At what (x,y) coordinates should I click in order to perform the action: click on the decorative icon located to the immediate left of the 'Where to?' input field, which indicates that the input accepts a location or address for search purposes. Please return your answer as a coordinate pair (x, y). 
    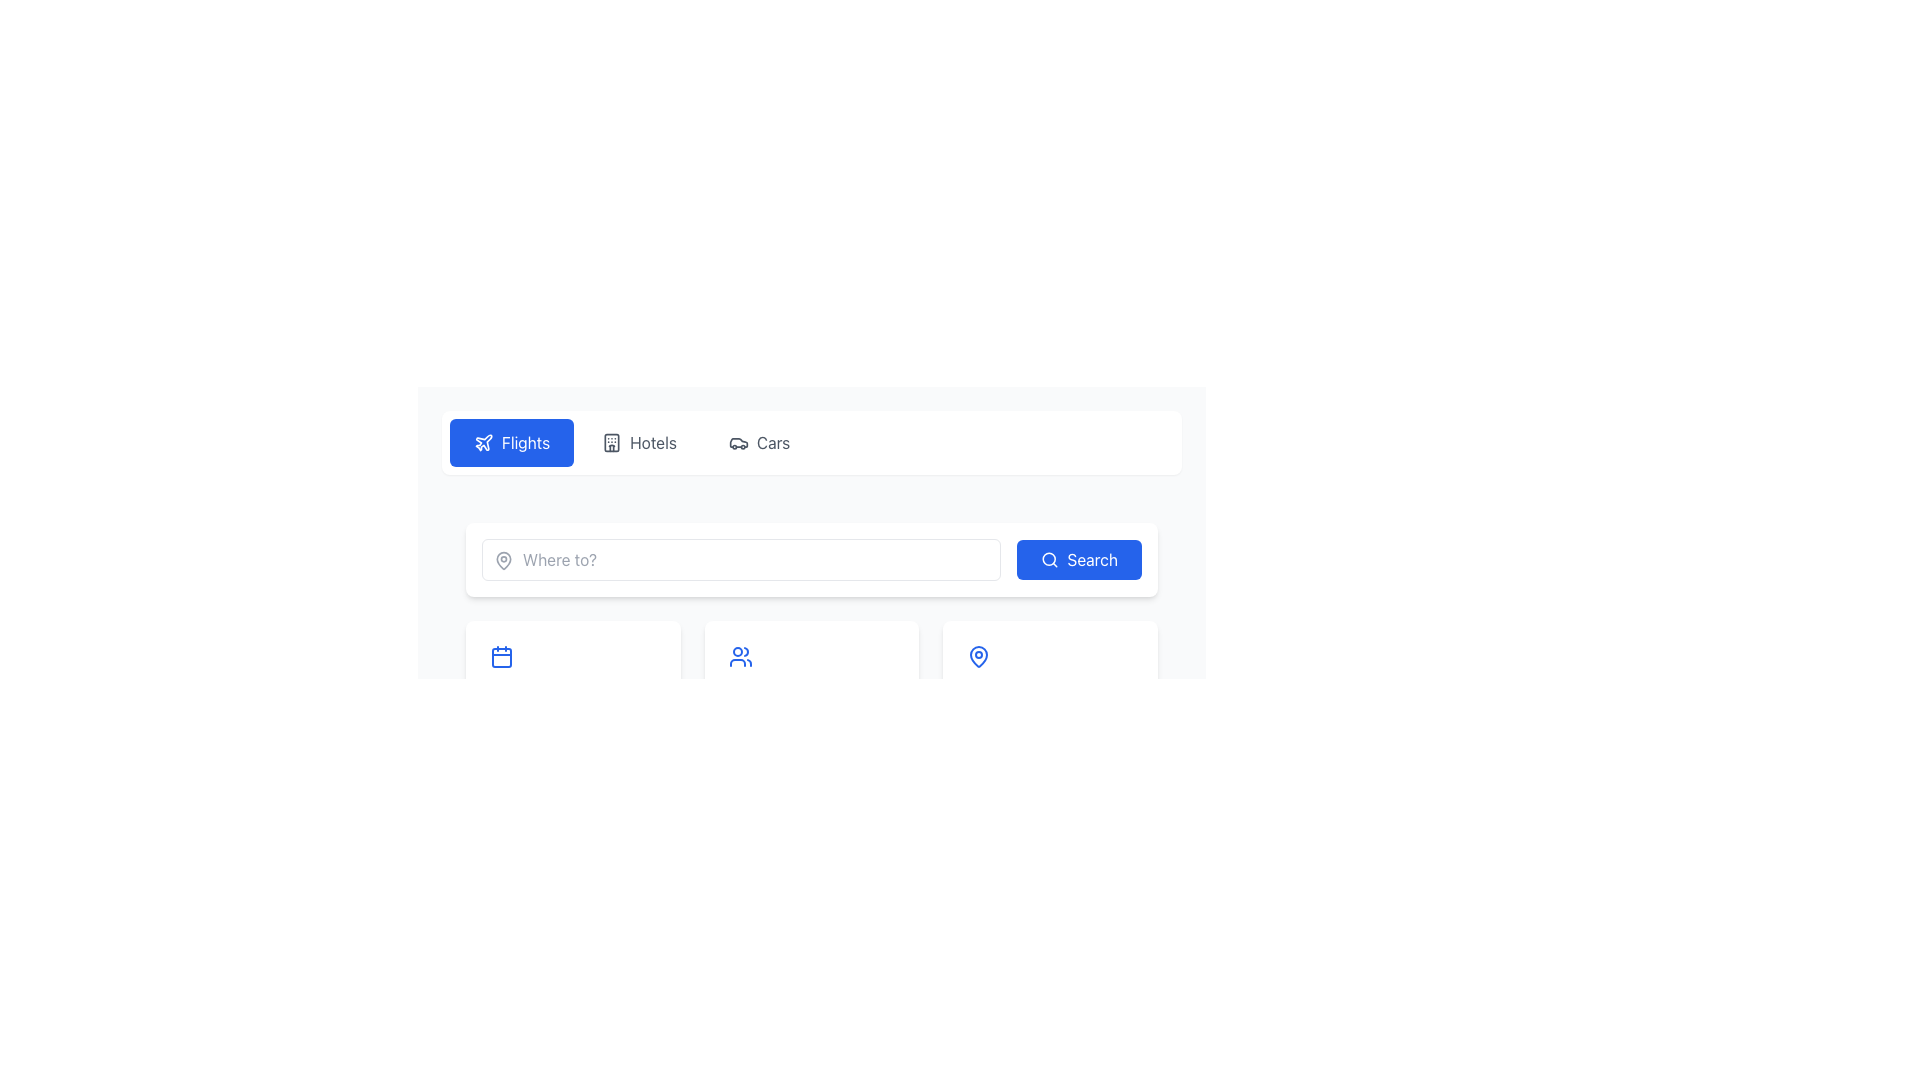
    Looking at the image, I should click on (504, 560).